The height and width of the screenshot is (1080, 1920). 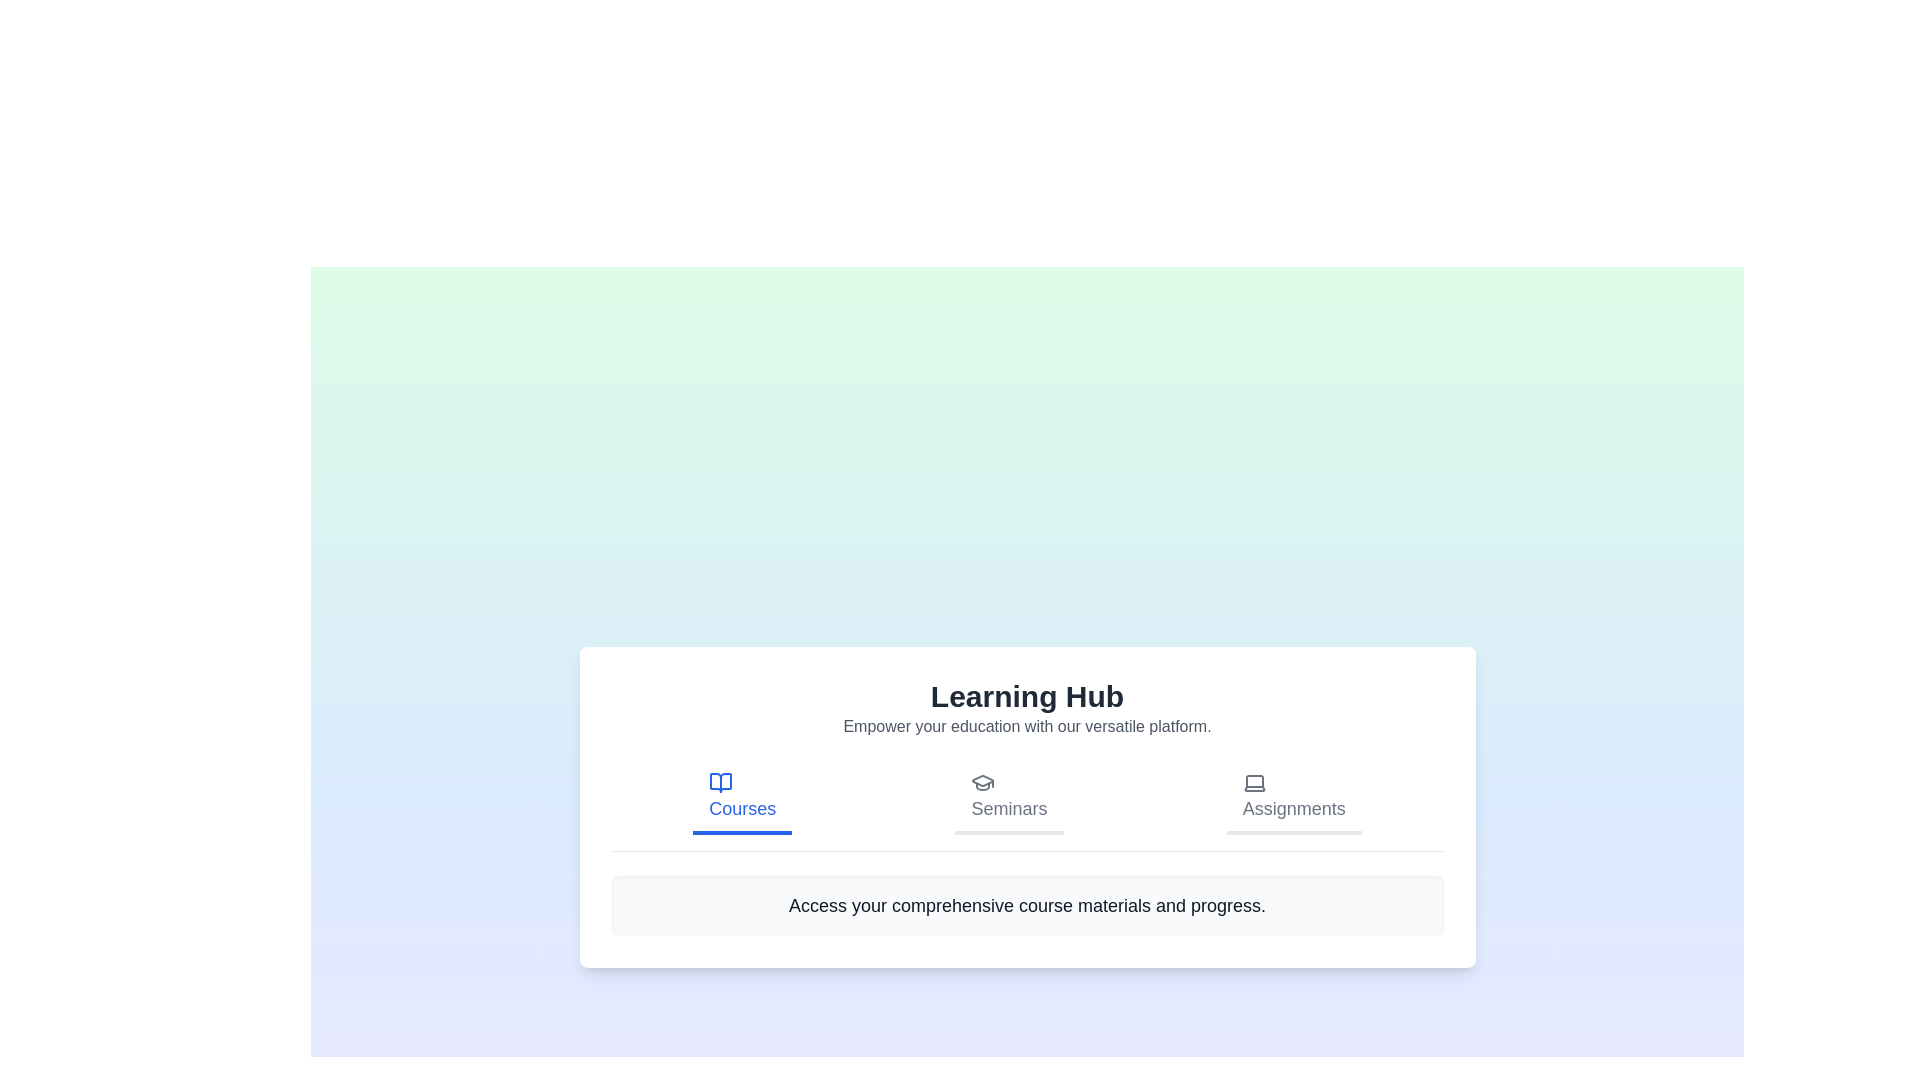 What do you see at coordinates (720, 781) in the screenshot?
I see `the Icon representing an open book, which is located in the bottom left corner of a card-like structure, adjacent to the 'Courses' label` at bounding box center [720, 781].